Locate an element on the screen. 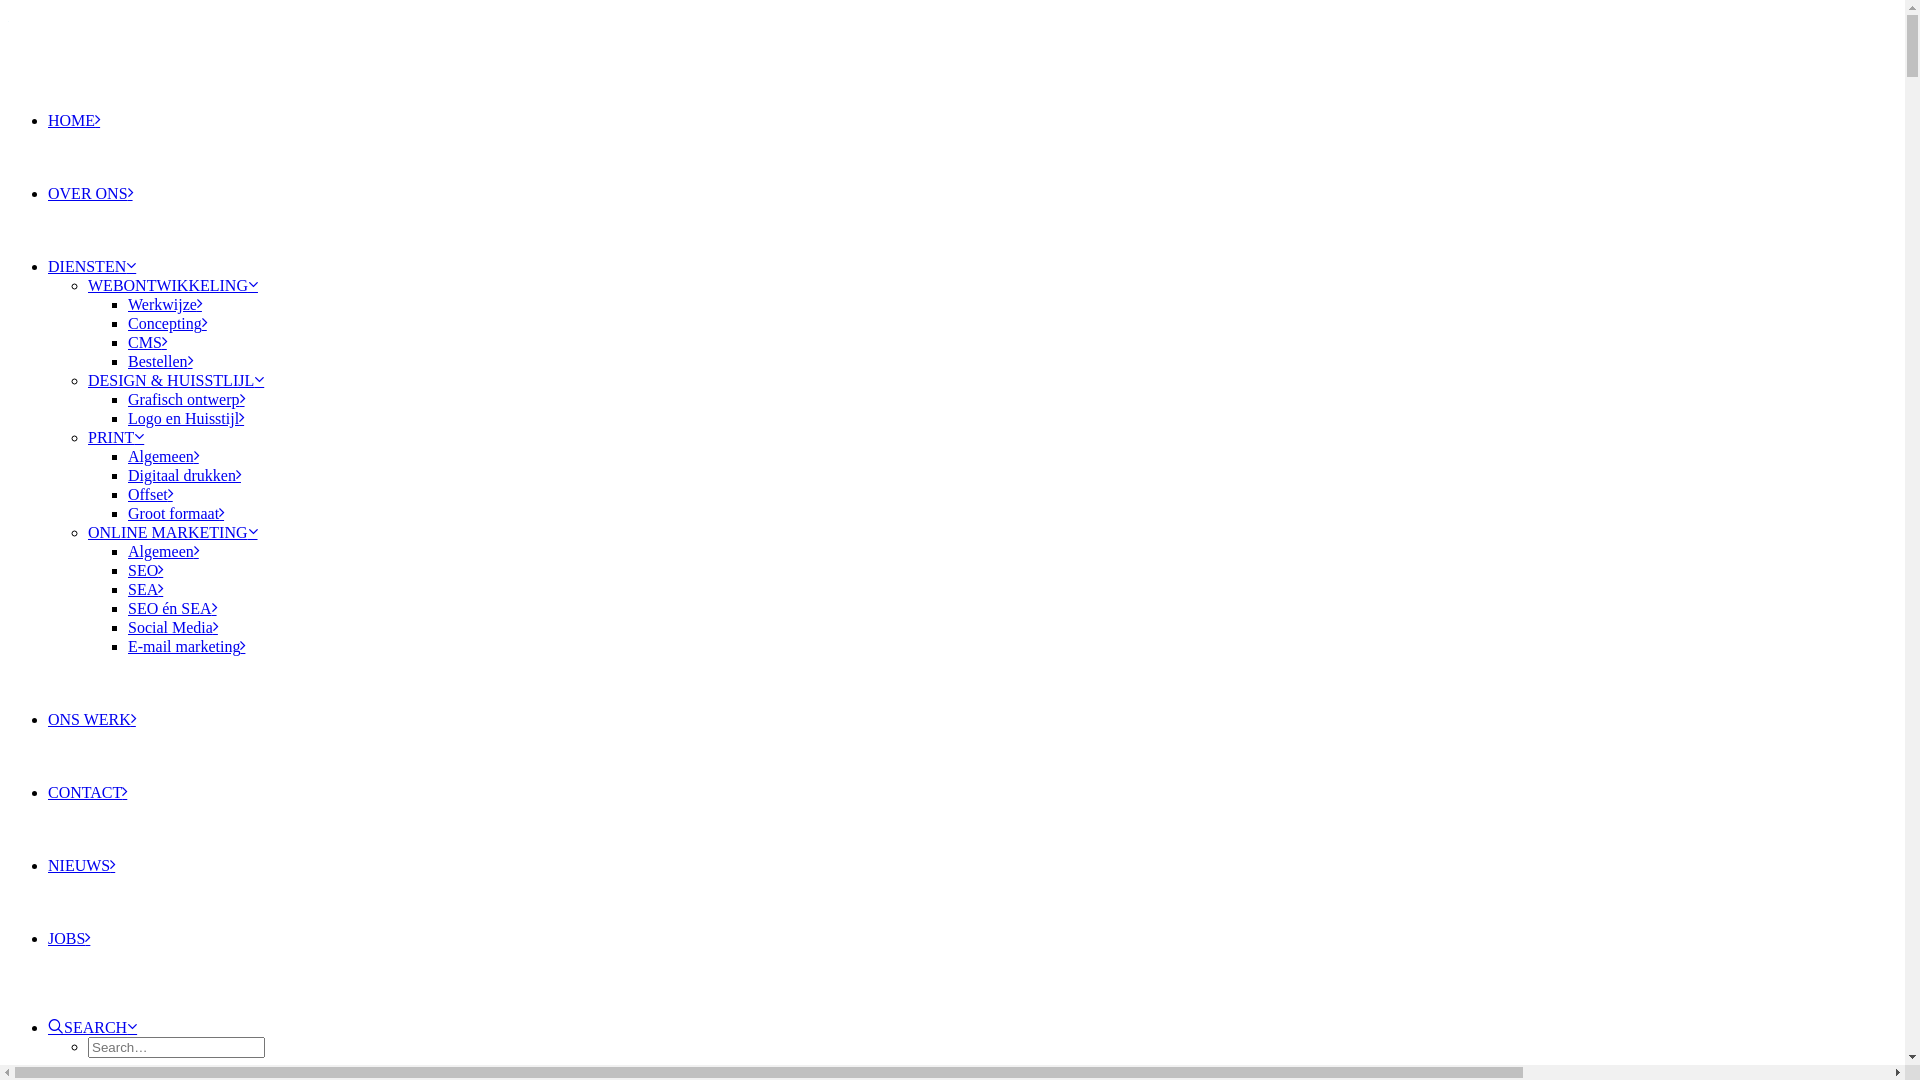 Image resolution: width=1920 pixels, height=1080 pixels. 'Concepting' is located at coordinates (167, 322).